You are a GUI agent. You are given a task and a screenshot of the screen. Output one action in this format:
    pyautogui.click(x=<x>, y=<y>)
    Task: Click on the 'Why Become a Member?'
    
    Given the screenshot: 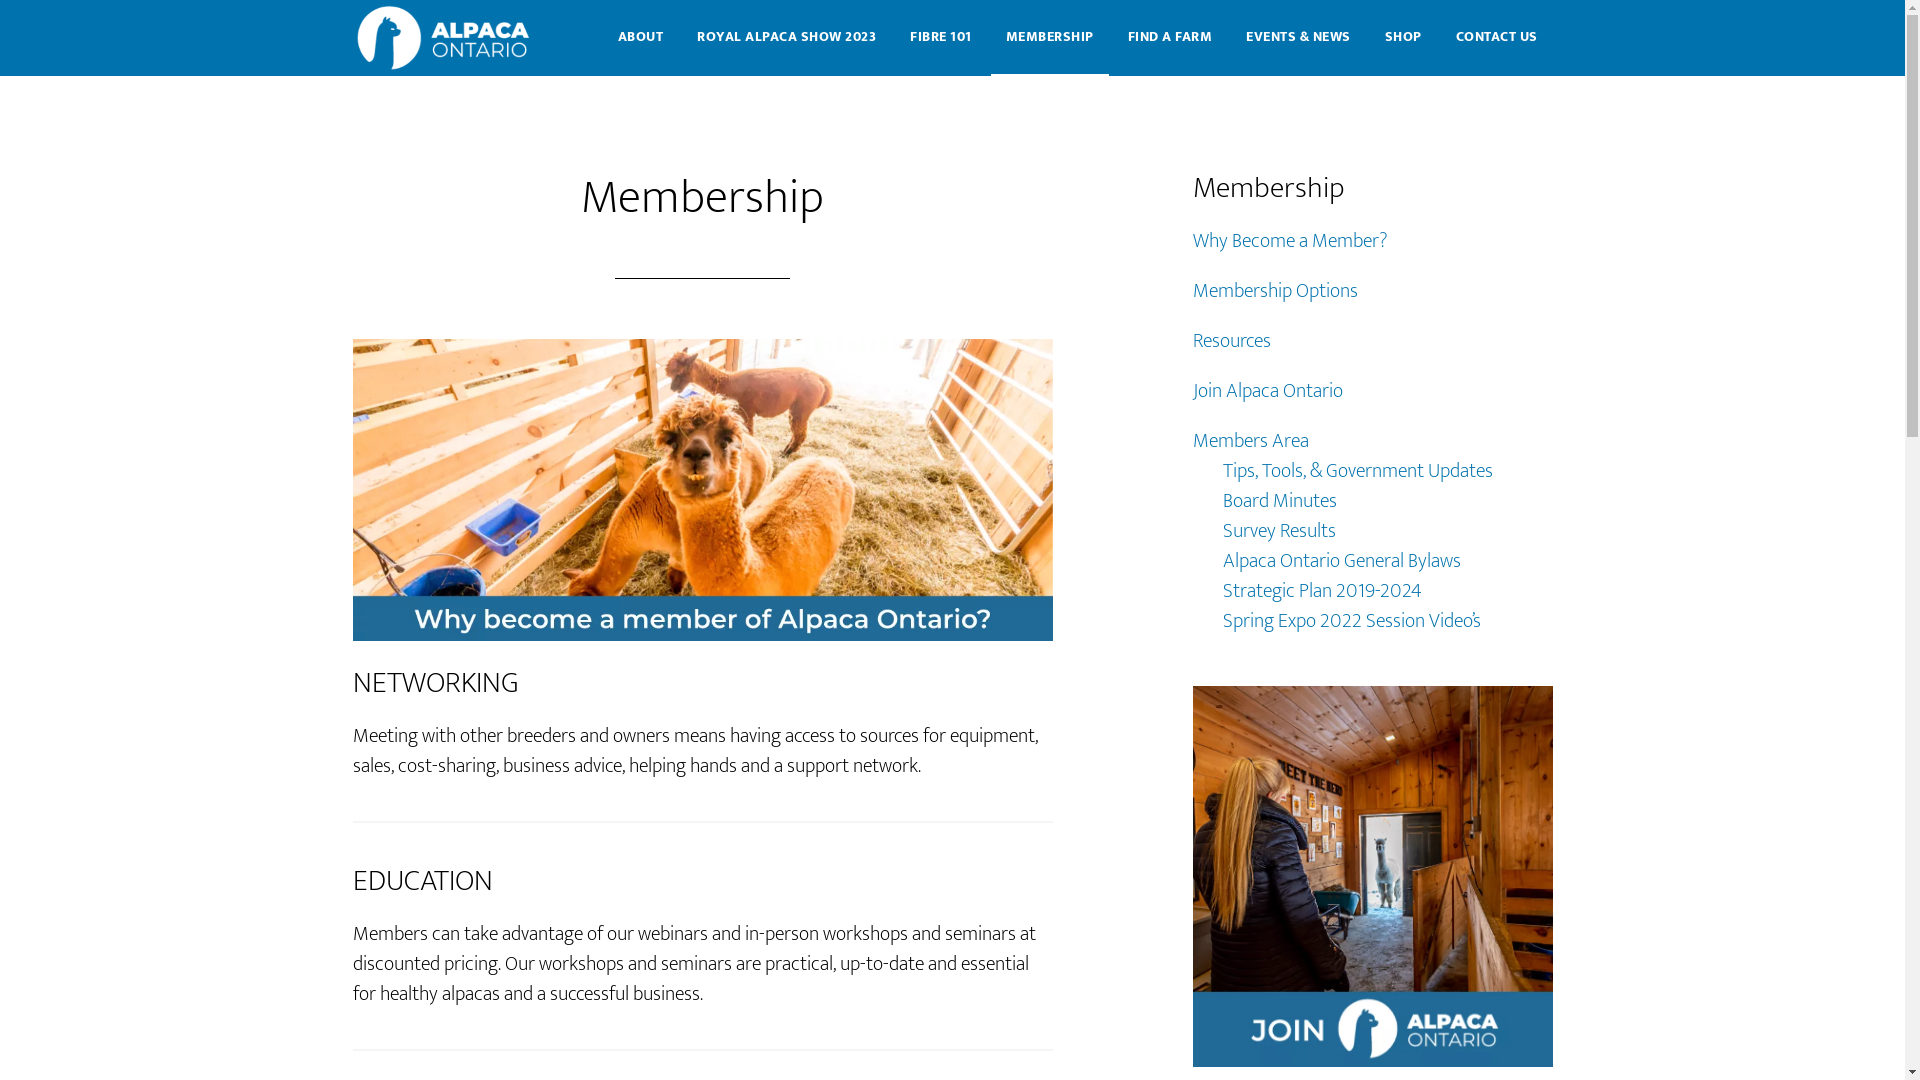 What is the action you would take?
    pyautogui.click(x=1191, y=239)
    